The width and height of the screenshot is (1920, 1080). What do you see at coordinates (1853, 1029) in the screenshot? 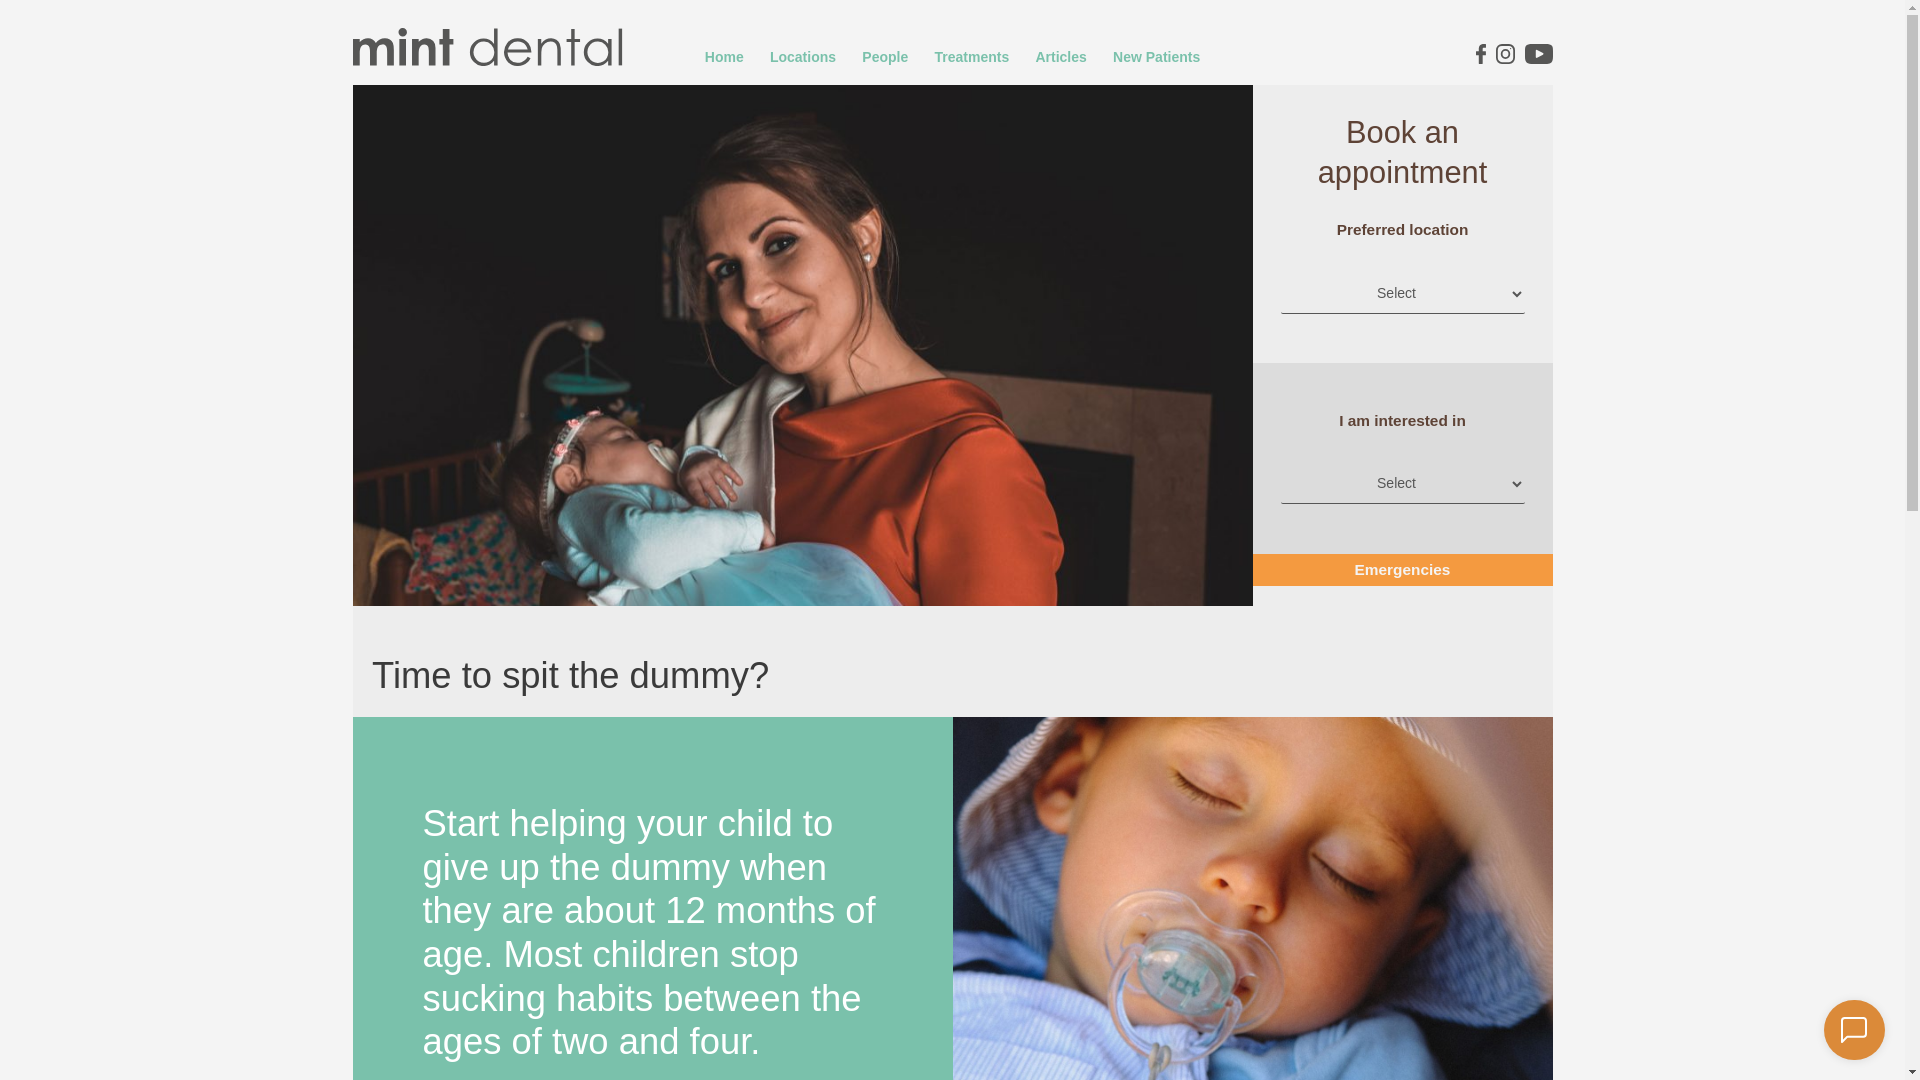
I see `'indemandly'` at bounding box center [1853, 1029].